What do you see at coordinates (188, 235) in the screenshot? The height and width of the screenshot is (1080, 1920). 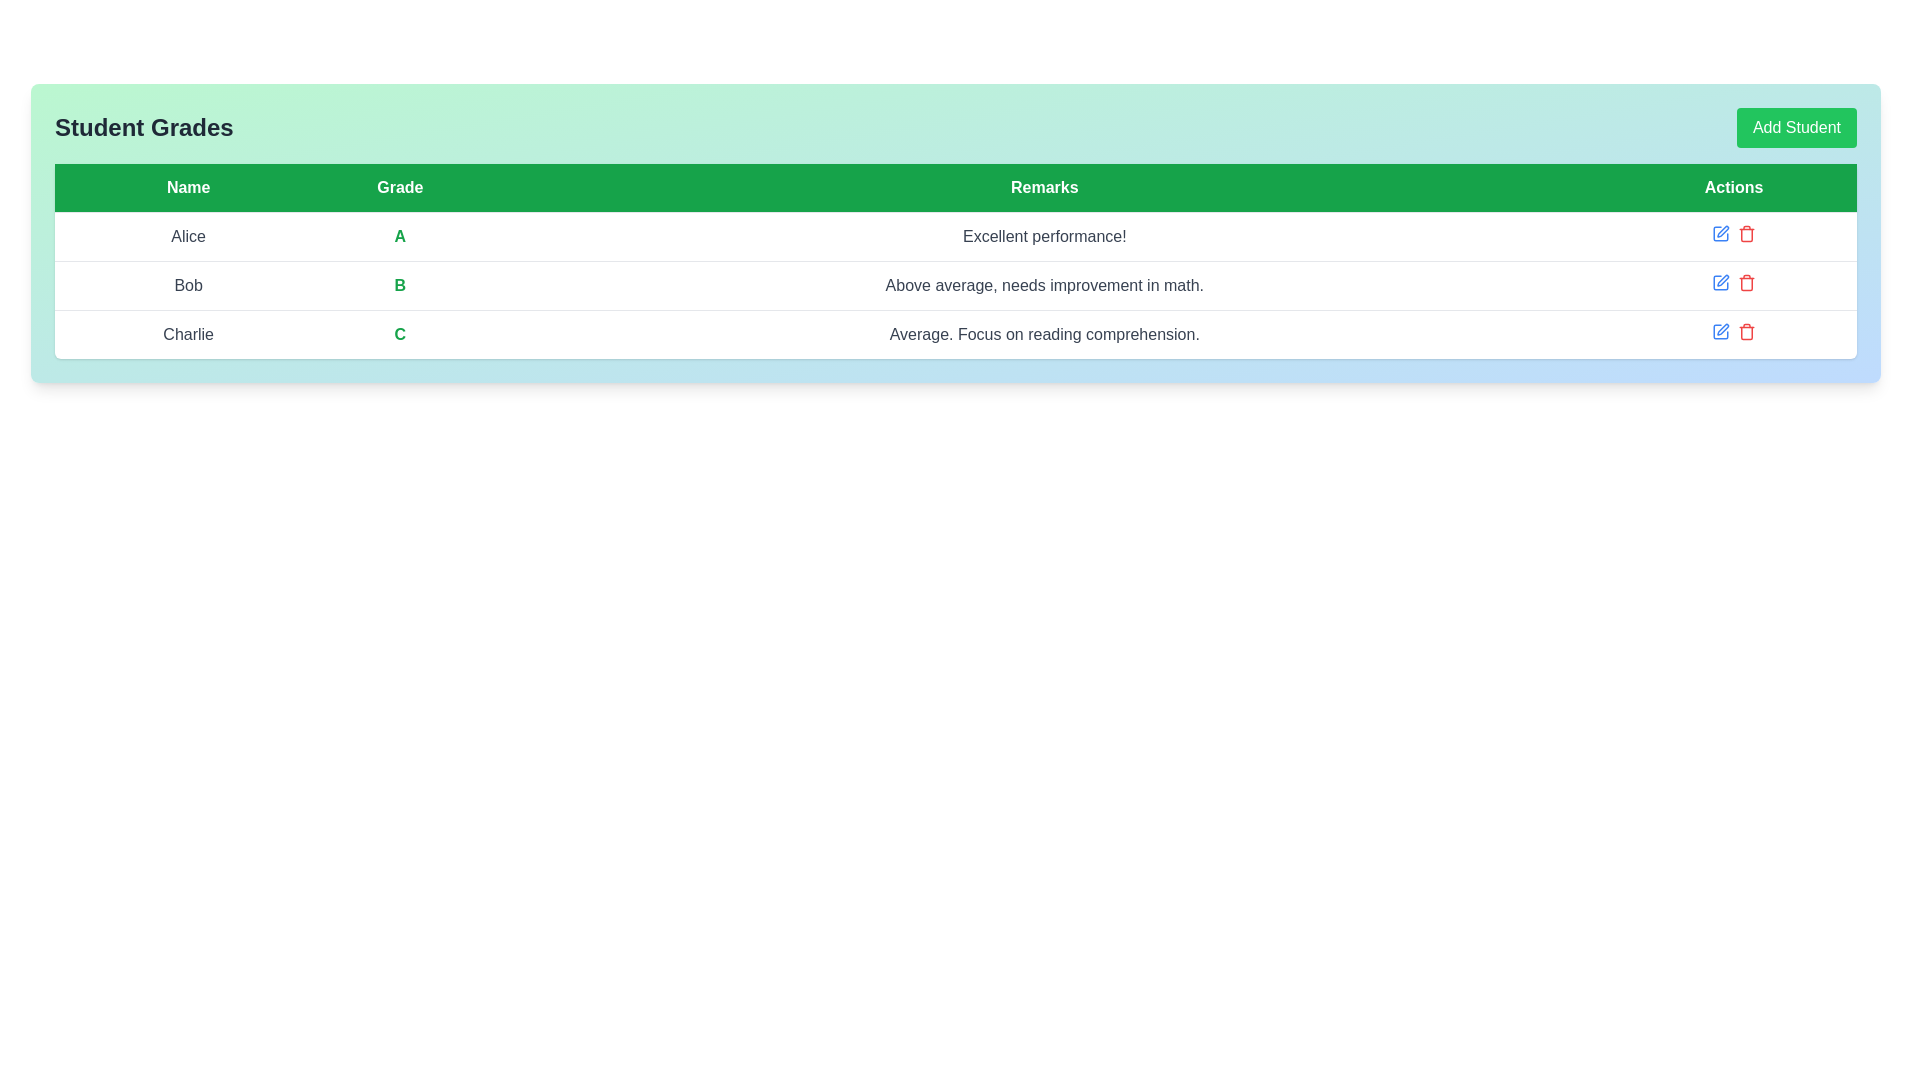 I see `the text label displaying 'Alice' in the Name column of the table to potentially reveal more information` at bounding box center [188, 235].